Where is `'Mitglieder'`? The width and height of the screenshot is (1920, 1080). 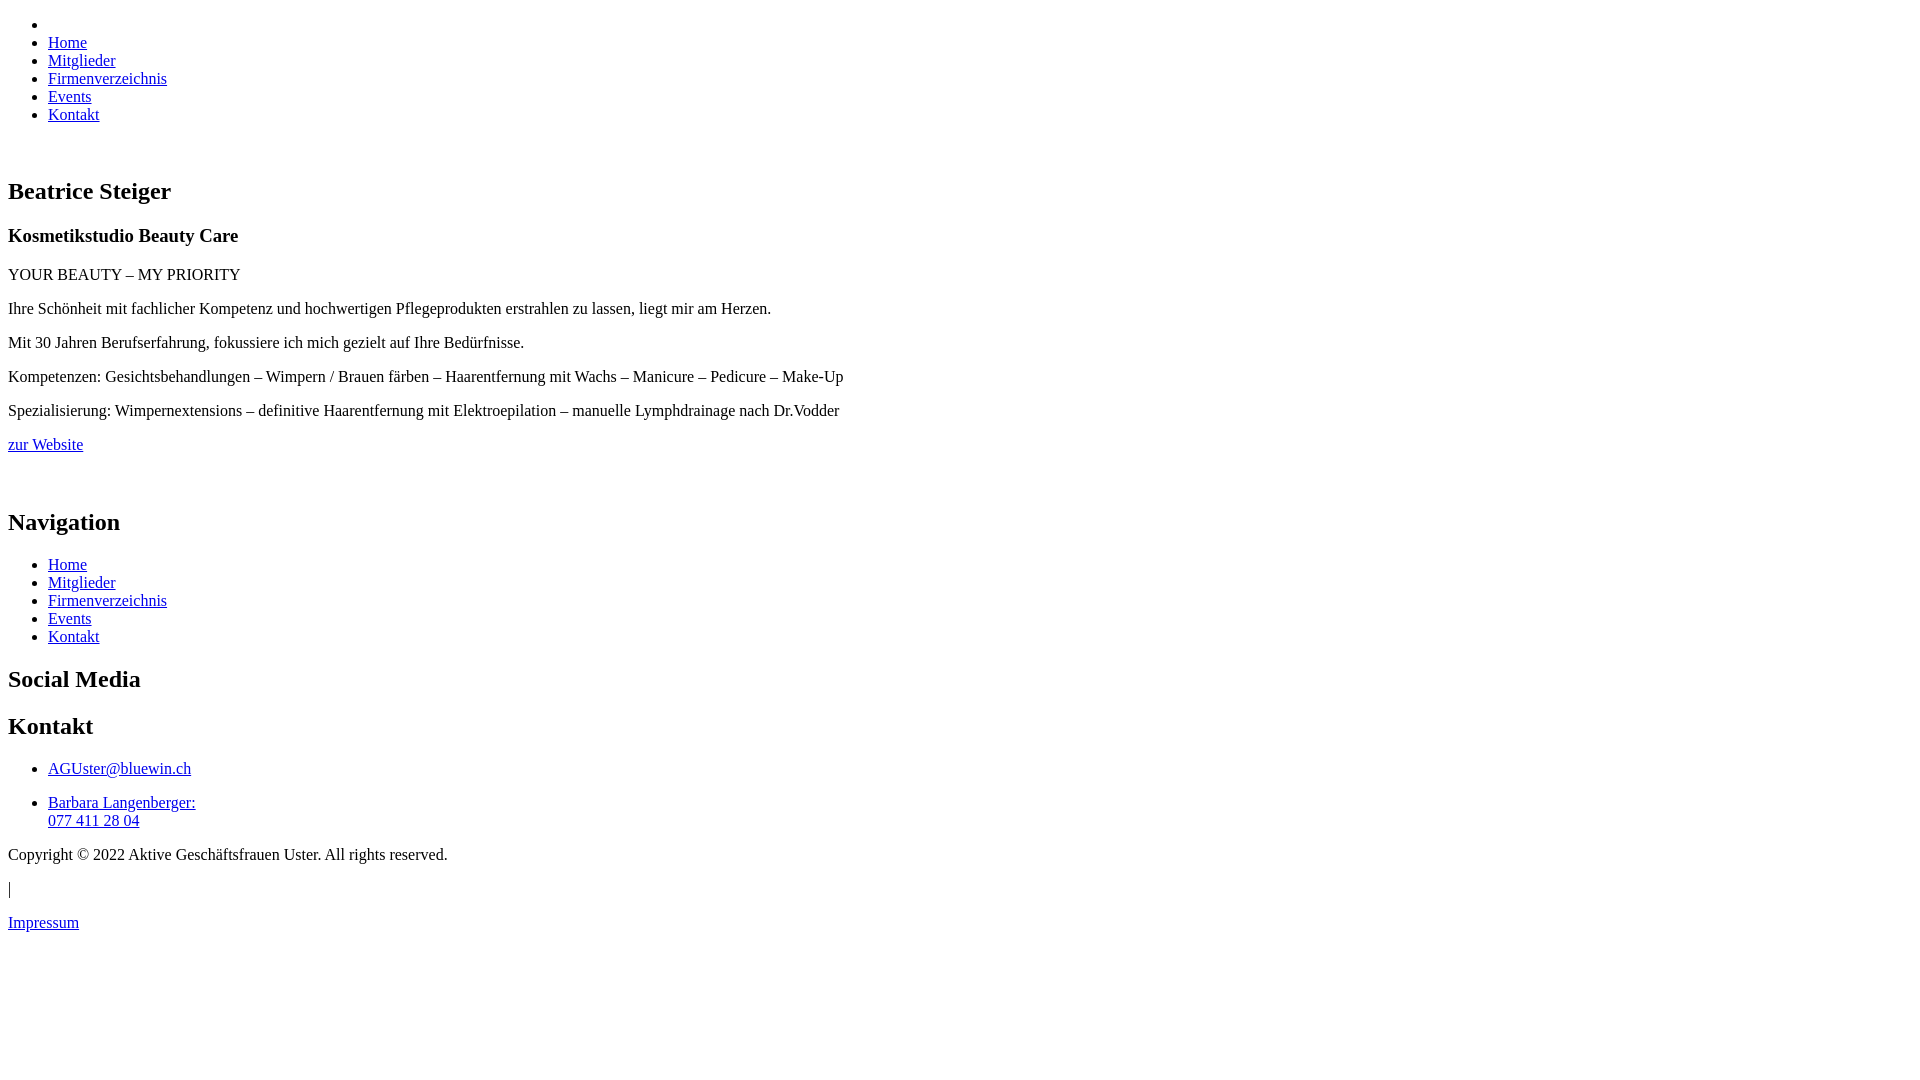 'Mitglieder' is located at coordinates (80, 59).